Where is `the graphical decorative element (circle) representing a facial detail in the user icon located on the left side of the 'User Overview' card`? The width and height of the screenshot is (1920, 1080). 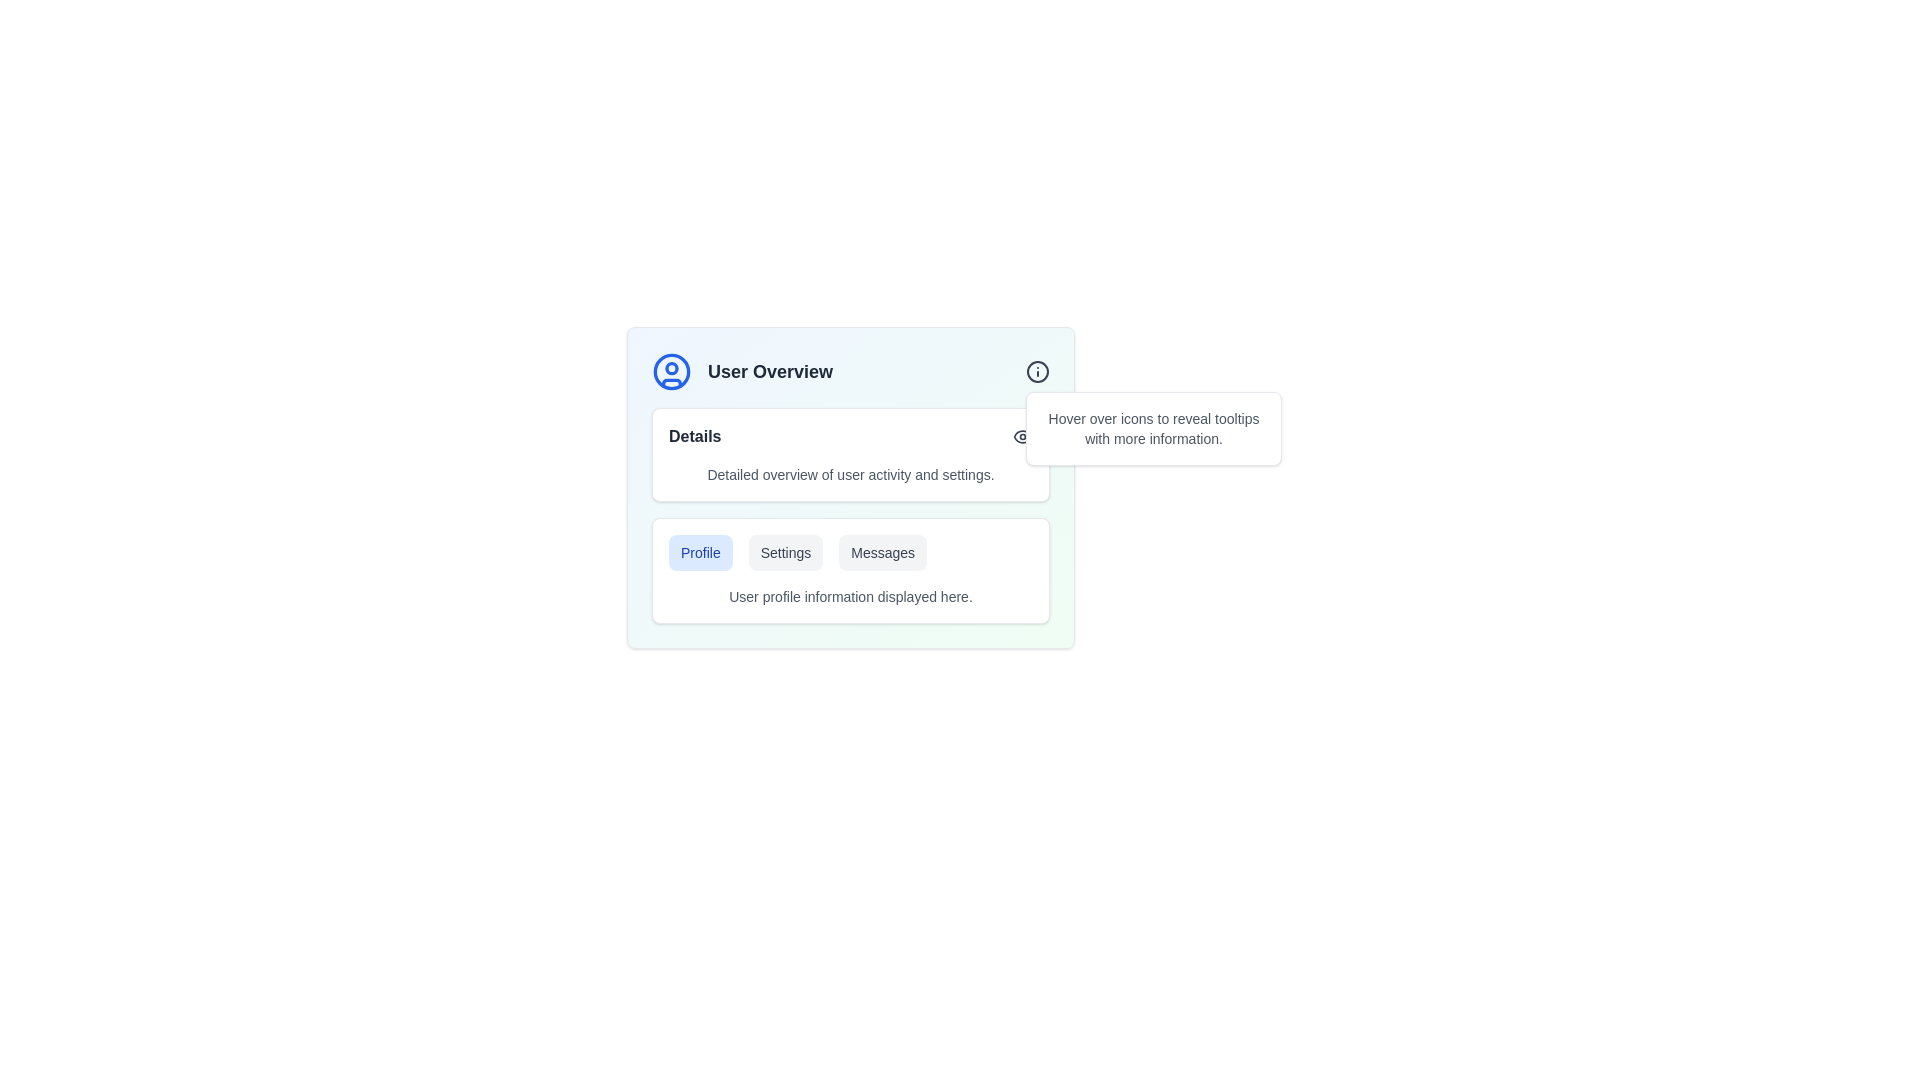
the graphical decorative element (circle) representing a facial detail in the user icon located on the left side of the 'User Overview' card is located at coordinates (672, 367).